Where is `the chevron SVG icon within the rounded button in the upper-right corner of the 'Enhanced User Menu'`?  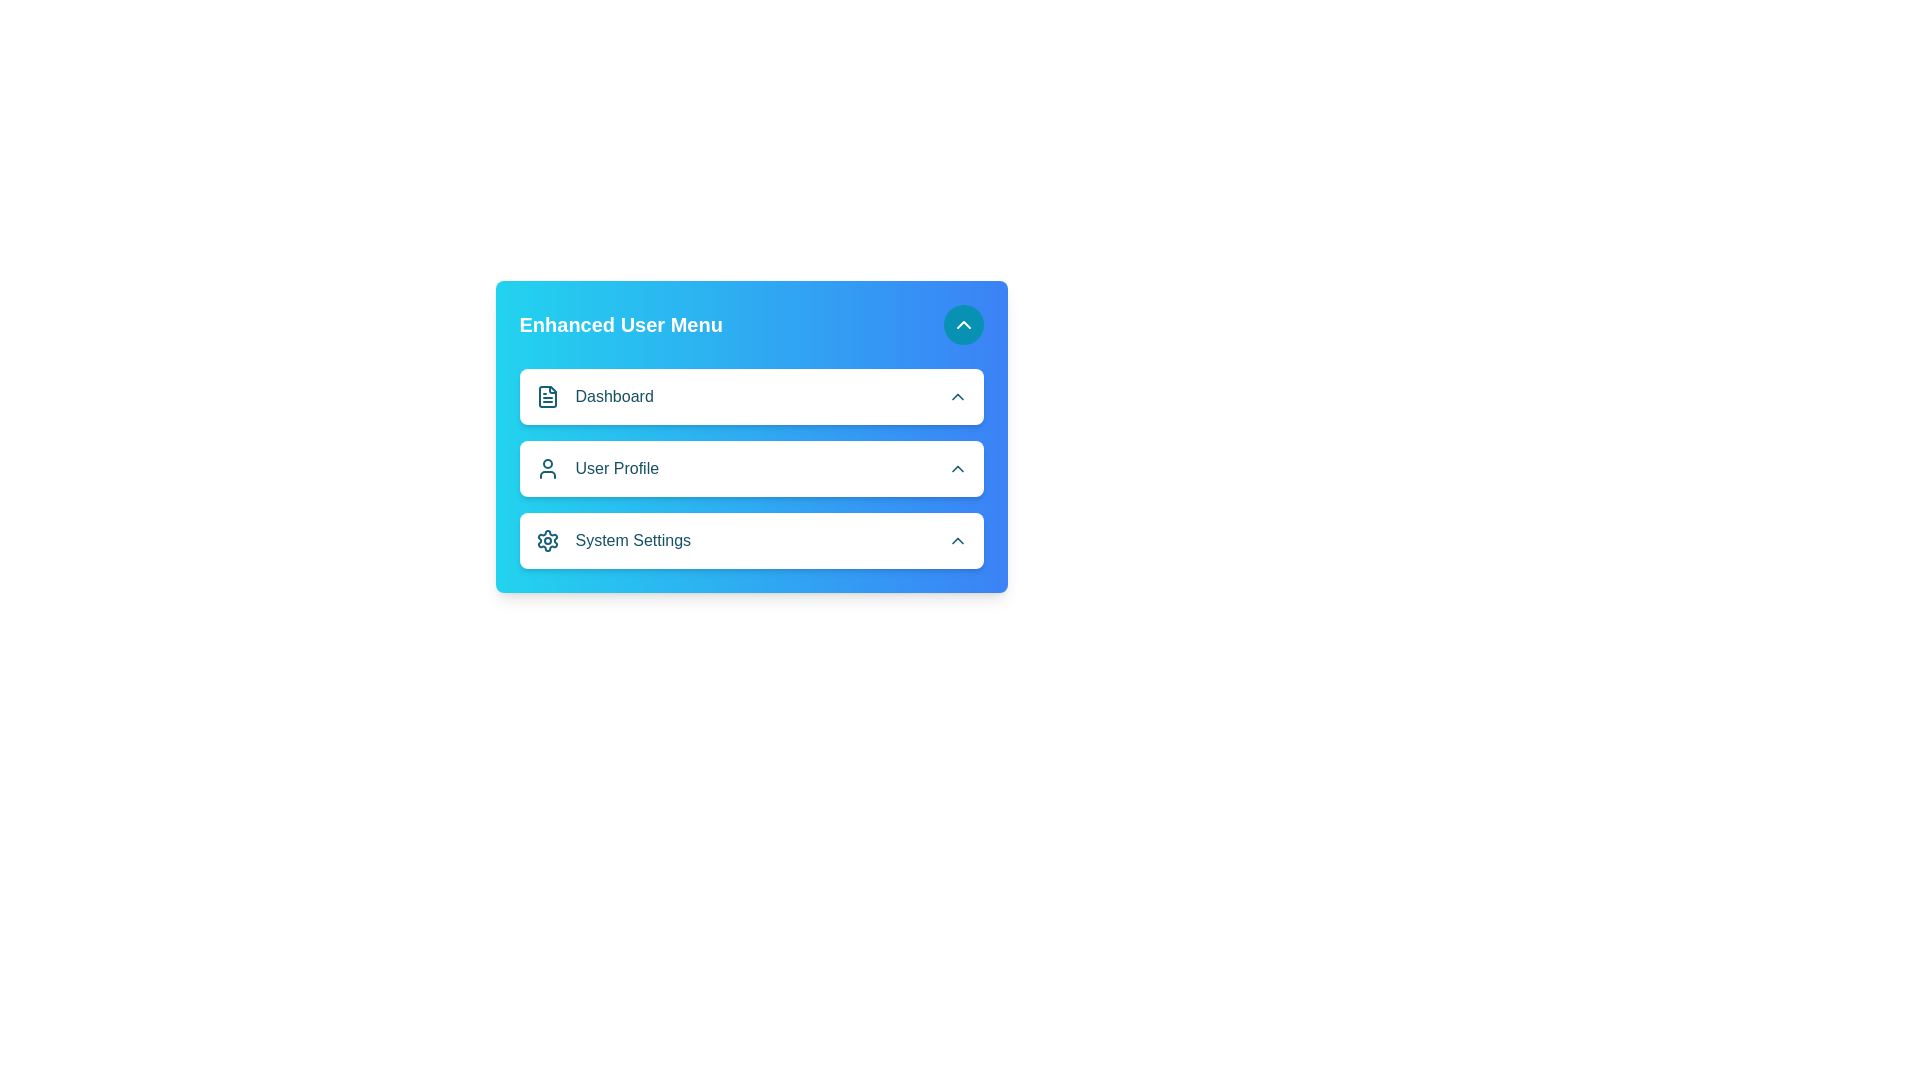 the chevron SVG icon within the rounded button in the upper-right corner of the 'Enhanced User Menu' is located at coordinates (963, 323).